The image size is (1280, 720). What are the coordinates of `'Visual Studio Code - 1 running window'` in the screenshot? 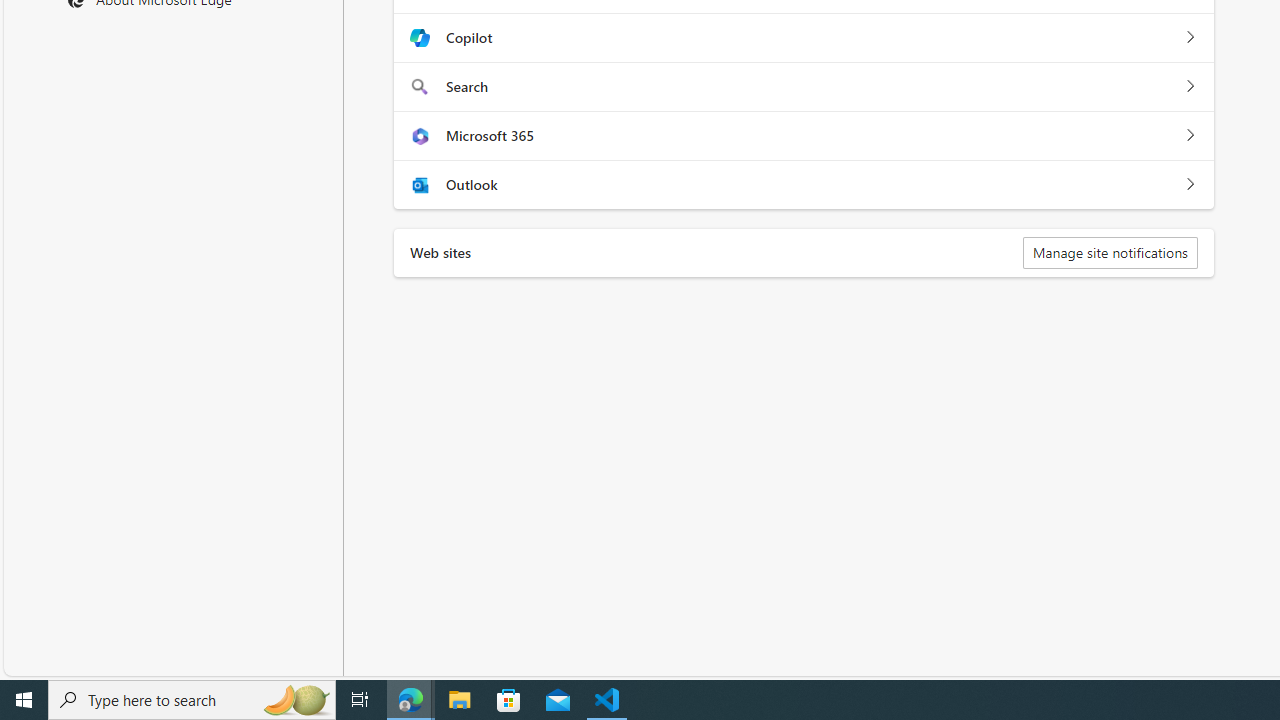 It's located at (606, 698).